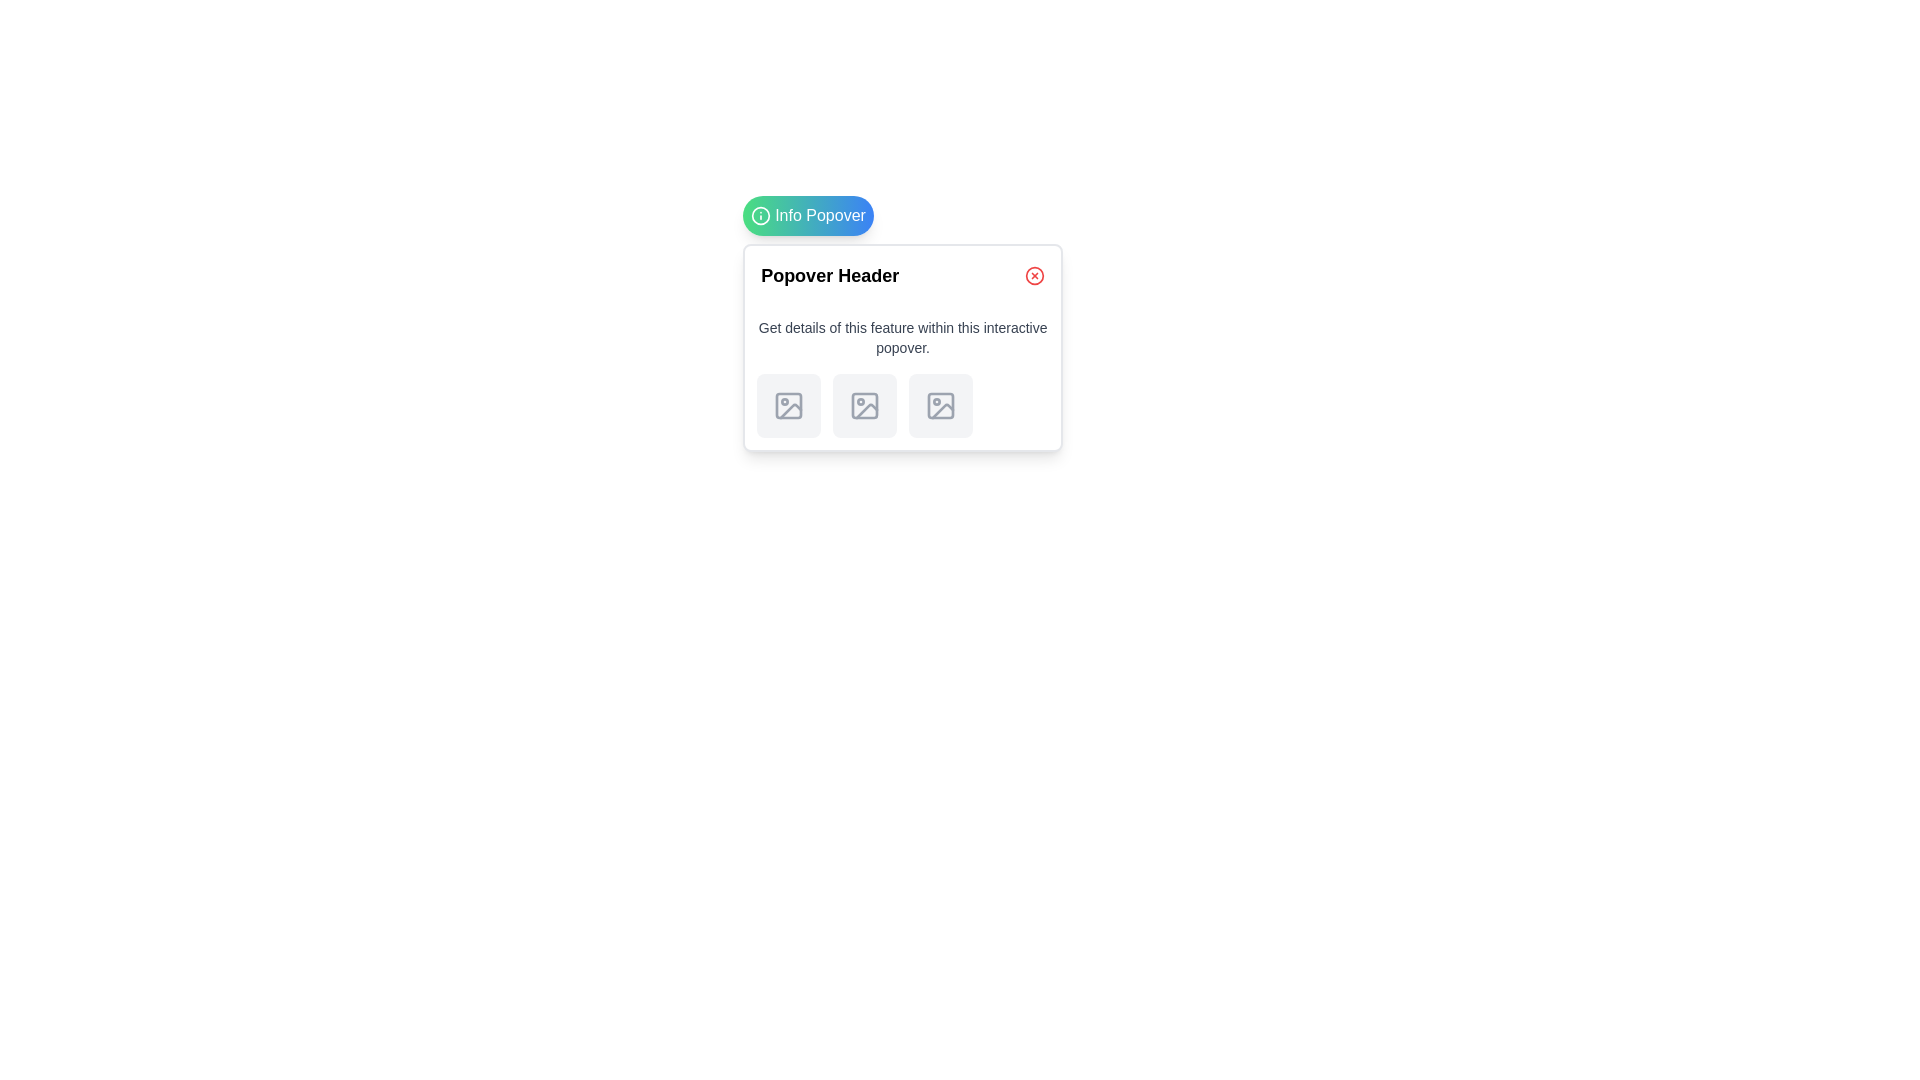  Describe the element at coordinates (865, 405) in the screenshot. I see `the second icon representing image functionality within the popover interface, which is not interactive in the current context` at that location.